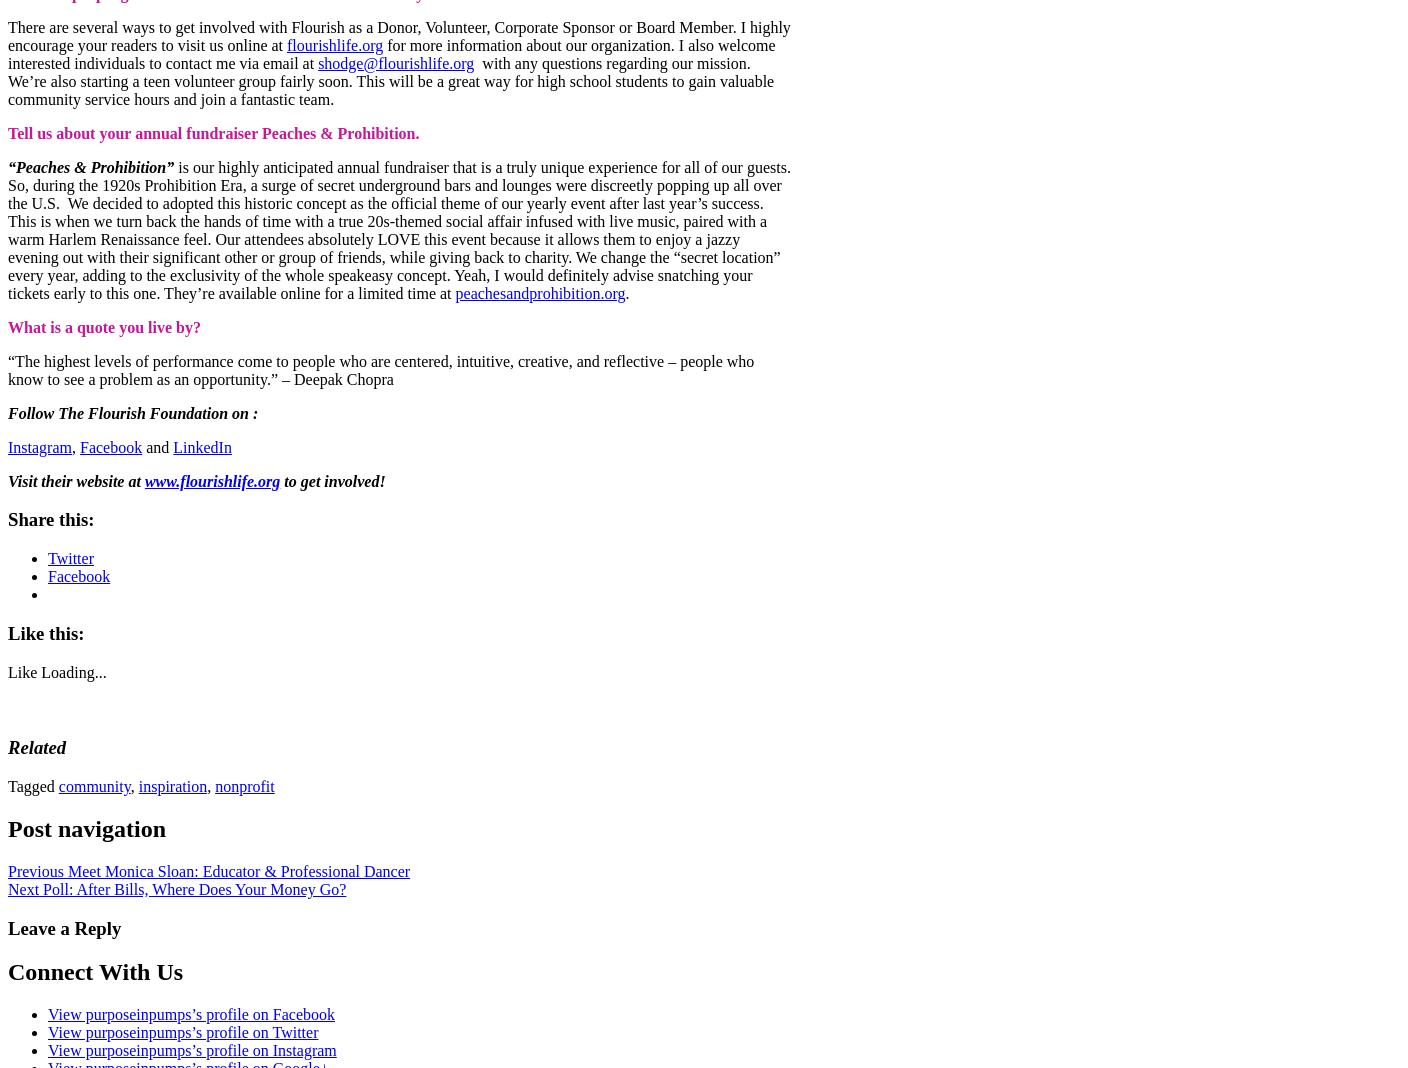  I want to click on 'Poll: After Bills, Where Does Your Money Go?', so click(191, 887).